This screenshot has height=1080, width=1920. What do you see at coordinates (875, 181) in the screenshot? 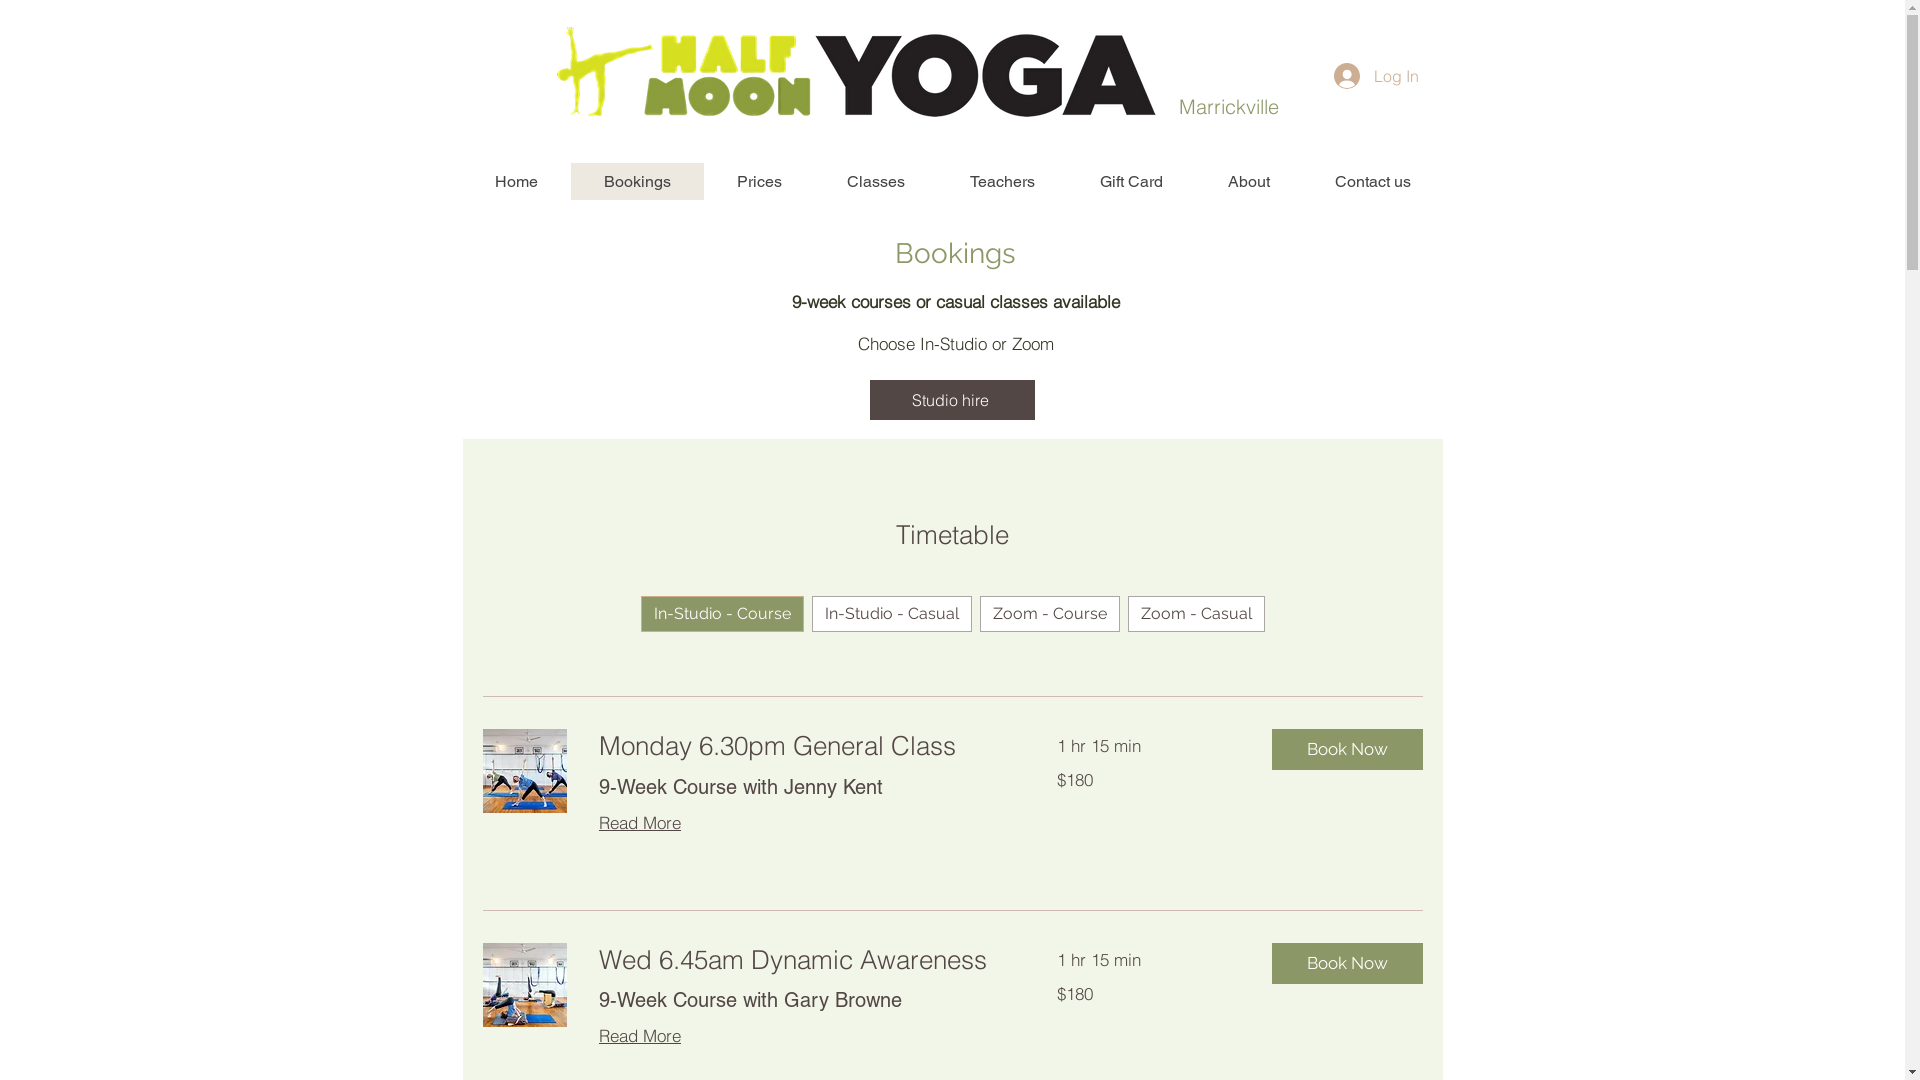
I see `'Classes'` at bounding box center [875, 181].